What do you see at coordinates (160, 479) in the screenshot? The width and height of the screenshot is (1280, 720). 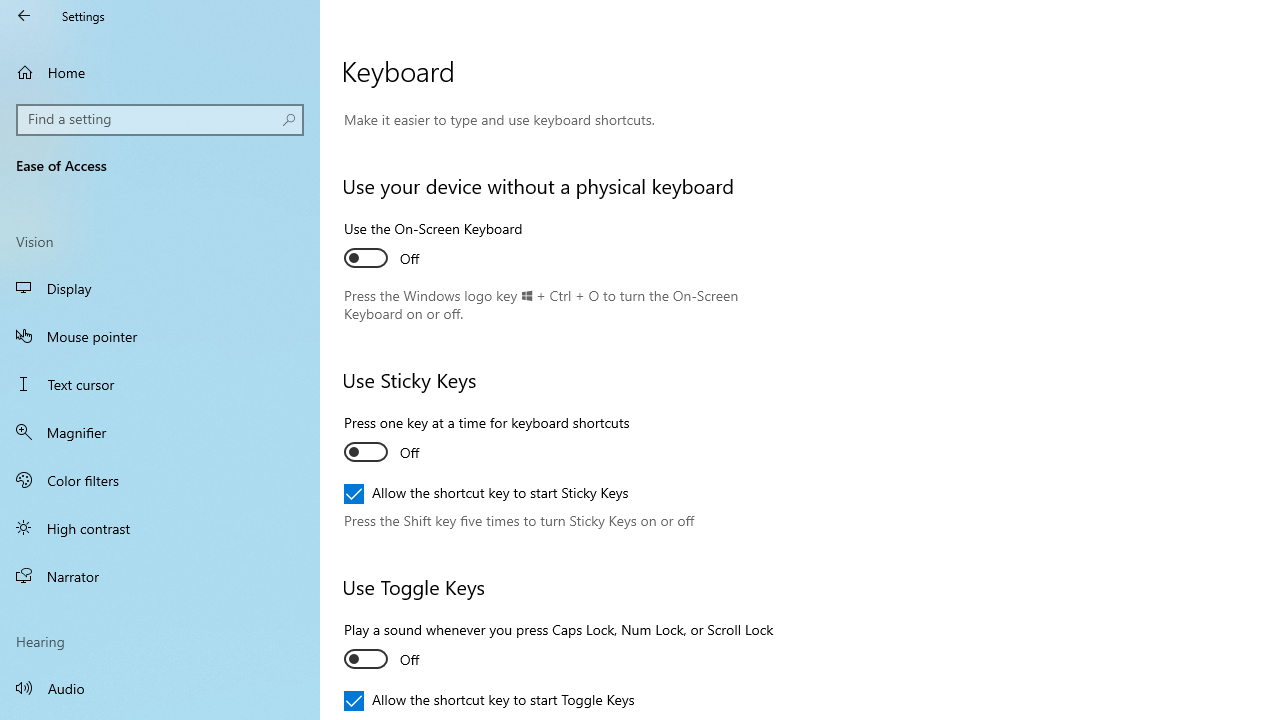 I see `'Color filters'` at bounding box center [160, 479].